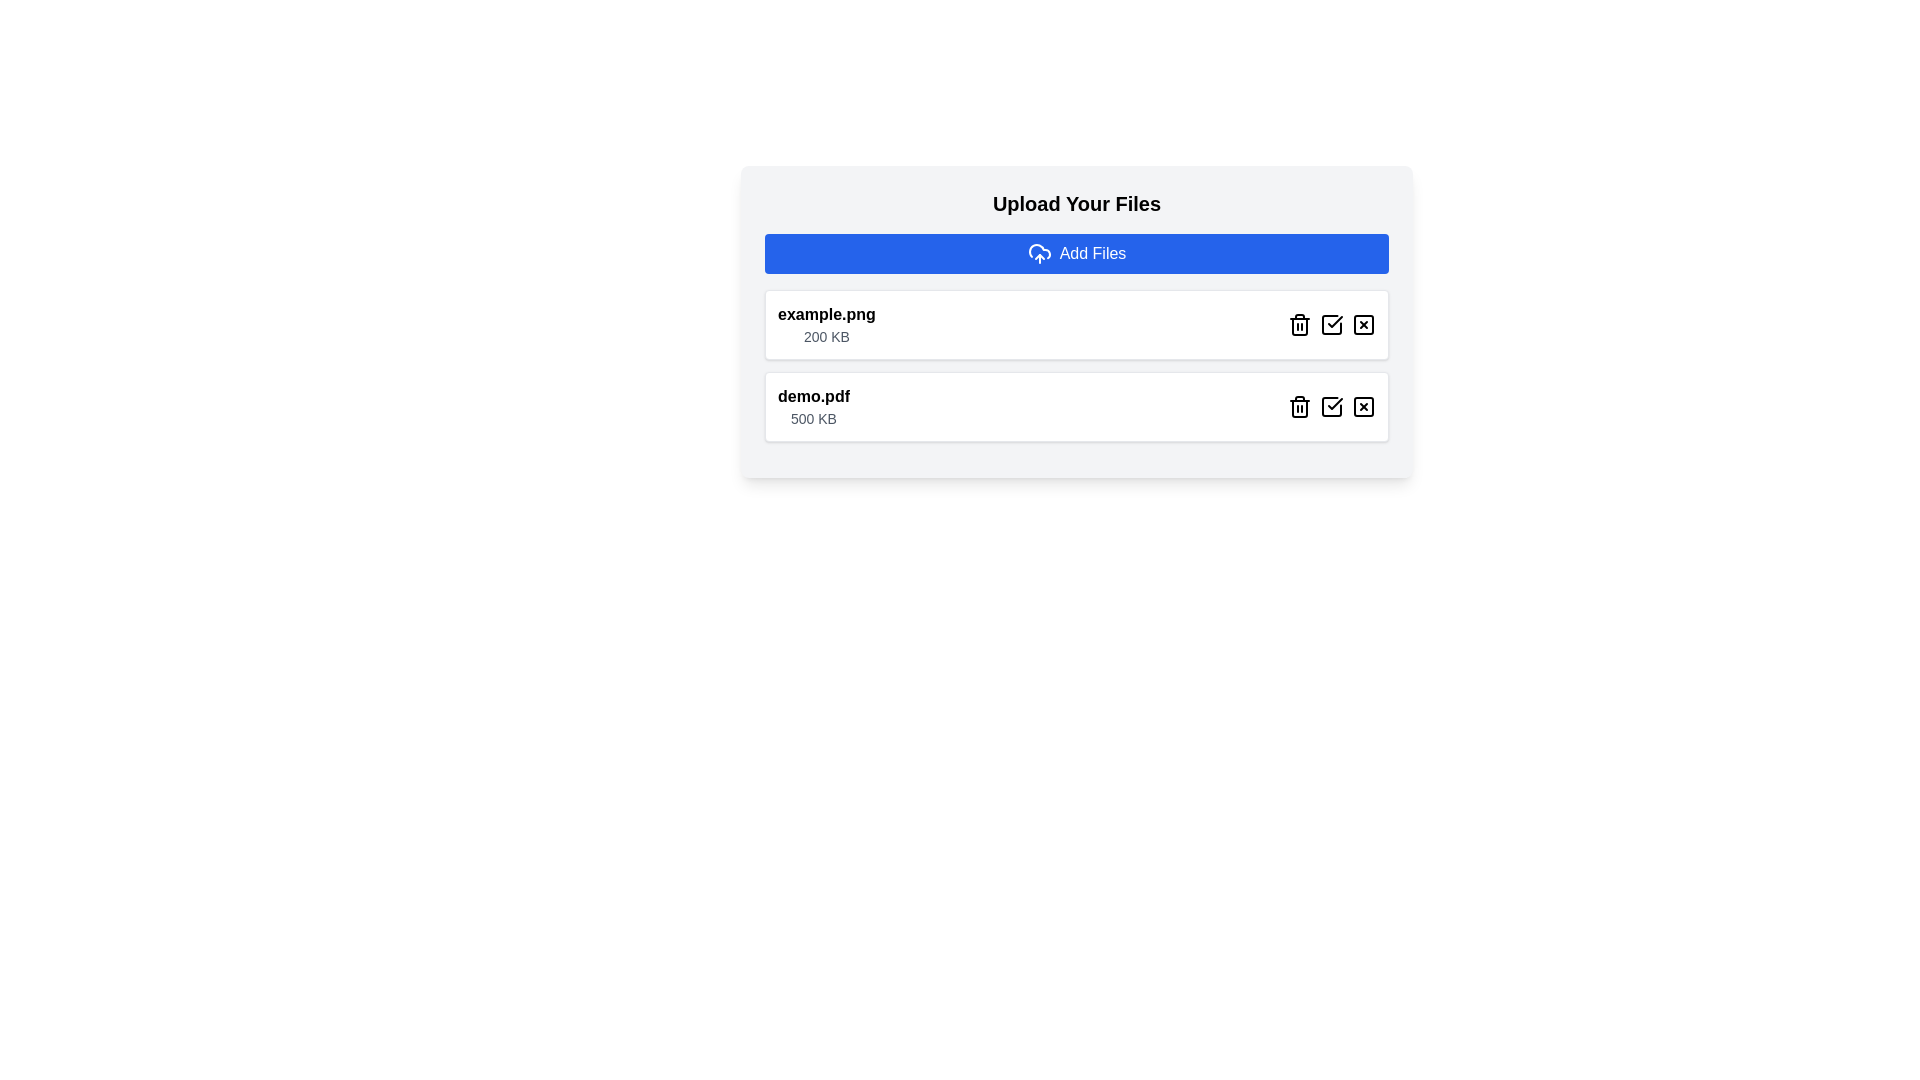 This screenshot has width=1920, height=1080. What do you see at coordinates (1362, 406) in the screenshot?
I see `the small, square-shaped icon with rounded corners that features a cross (X) symbol, indicating a 'remove' or 'delete' action, located on the far right of a list item in a file upload interface` at bounding box center [1362, 406].